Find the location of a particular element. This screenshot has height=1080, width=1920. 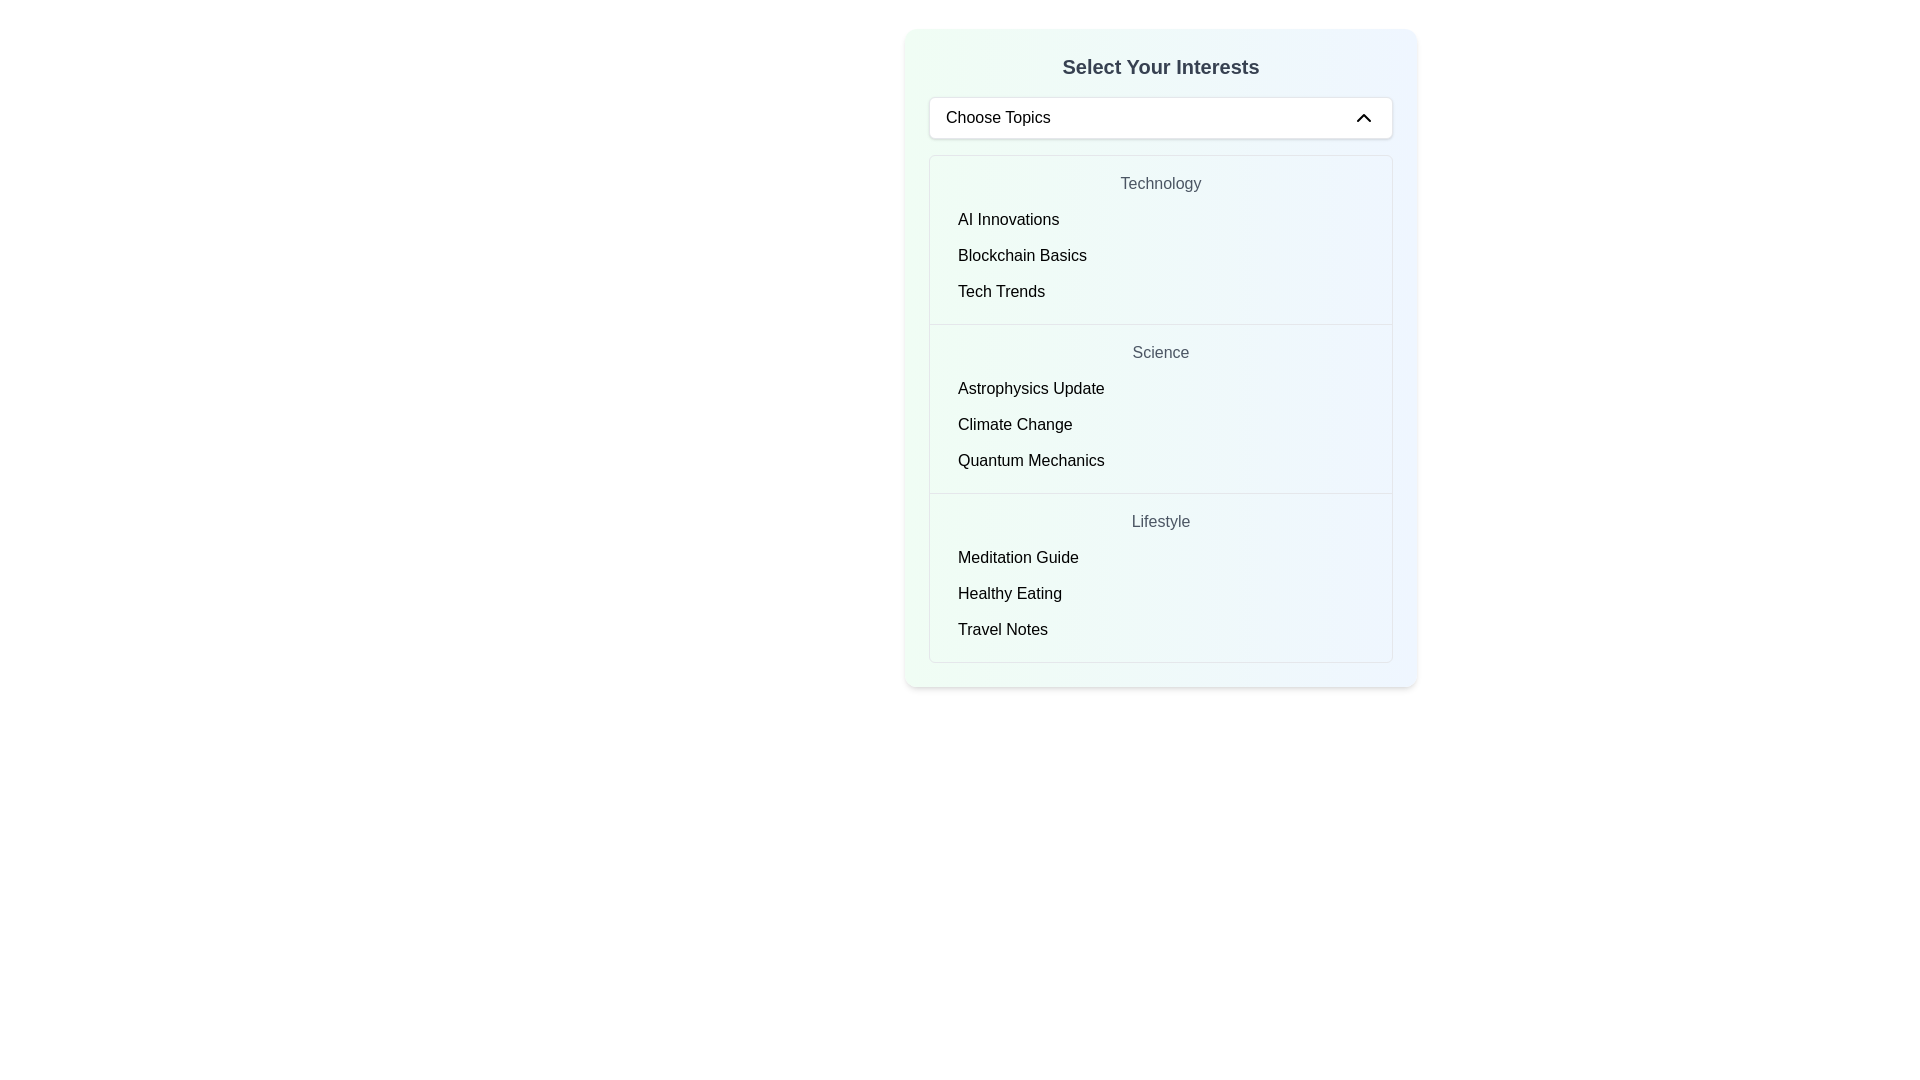

the 'Blockchain Basics' text label, which is the second item is located at coordinates (1022, 254).